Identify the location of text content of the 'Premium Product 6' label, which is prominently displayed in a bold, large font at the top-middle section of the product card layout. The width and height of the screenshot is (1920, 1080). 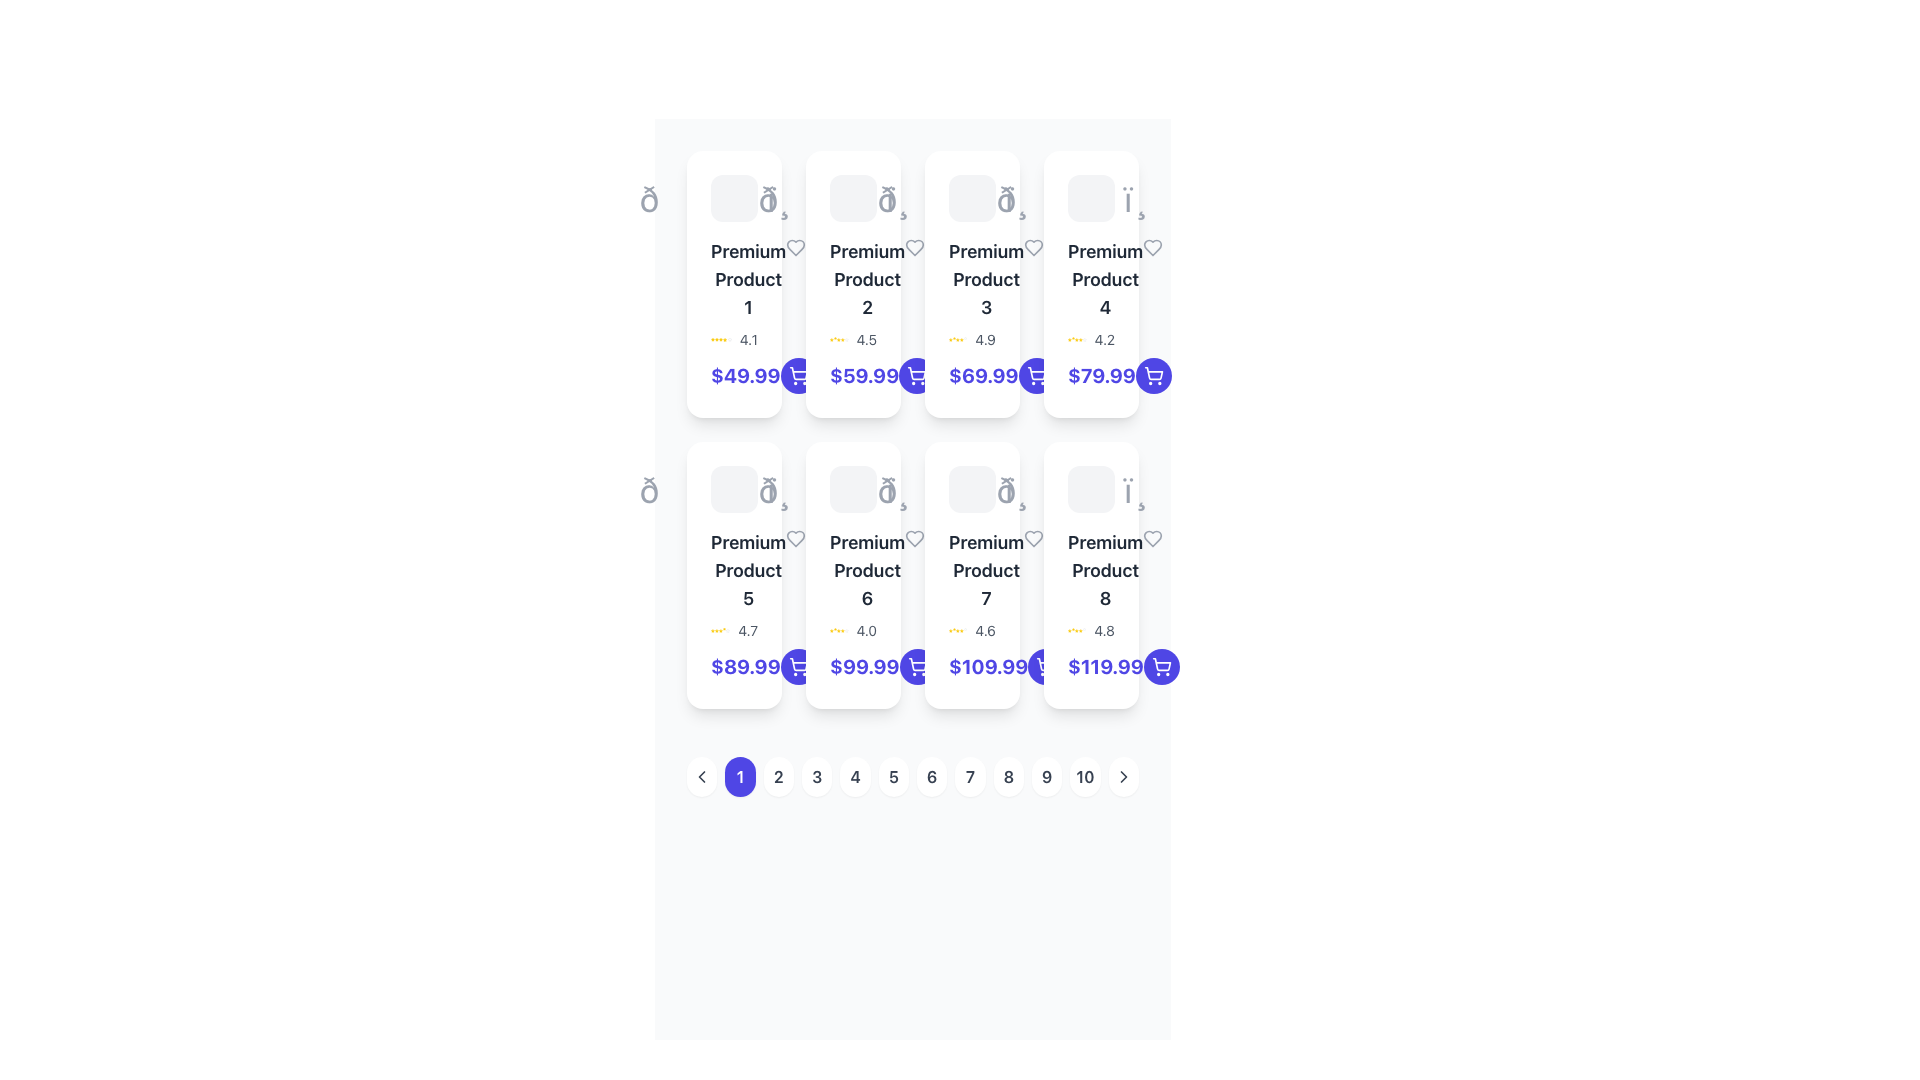
(853, 570).